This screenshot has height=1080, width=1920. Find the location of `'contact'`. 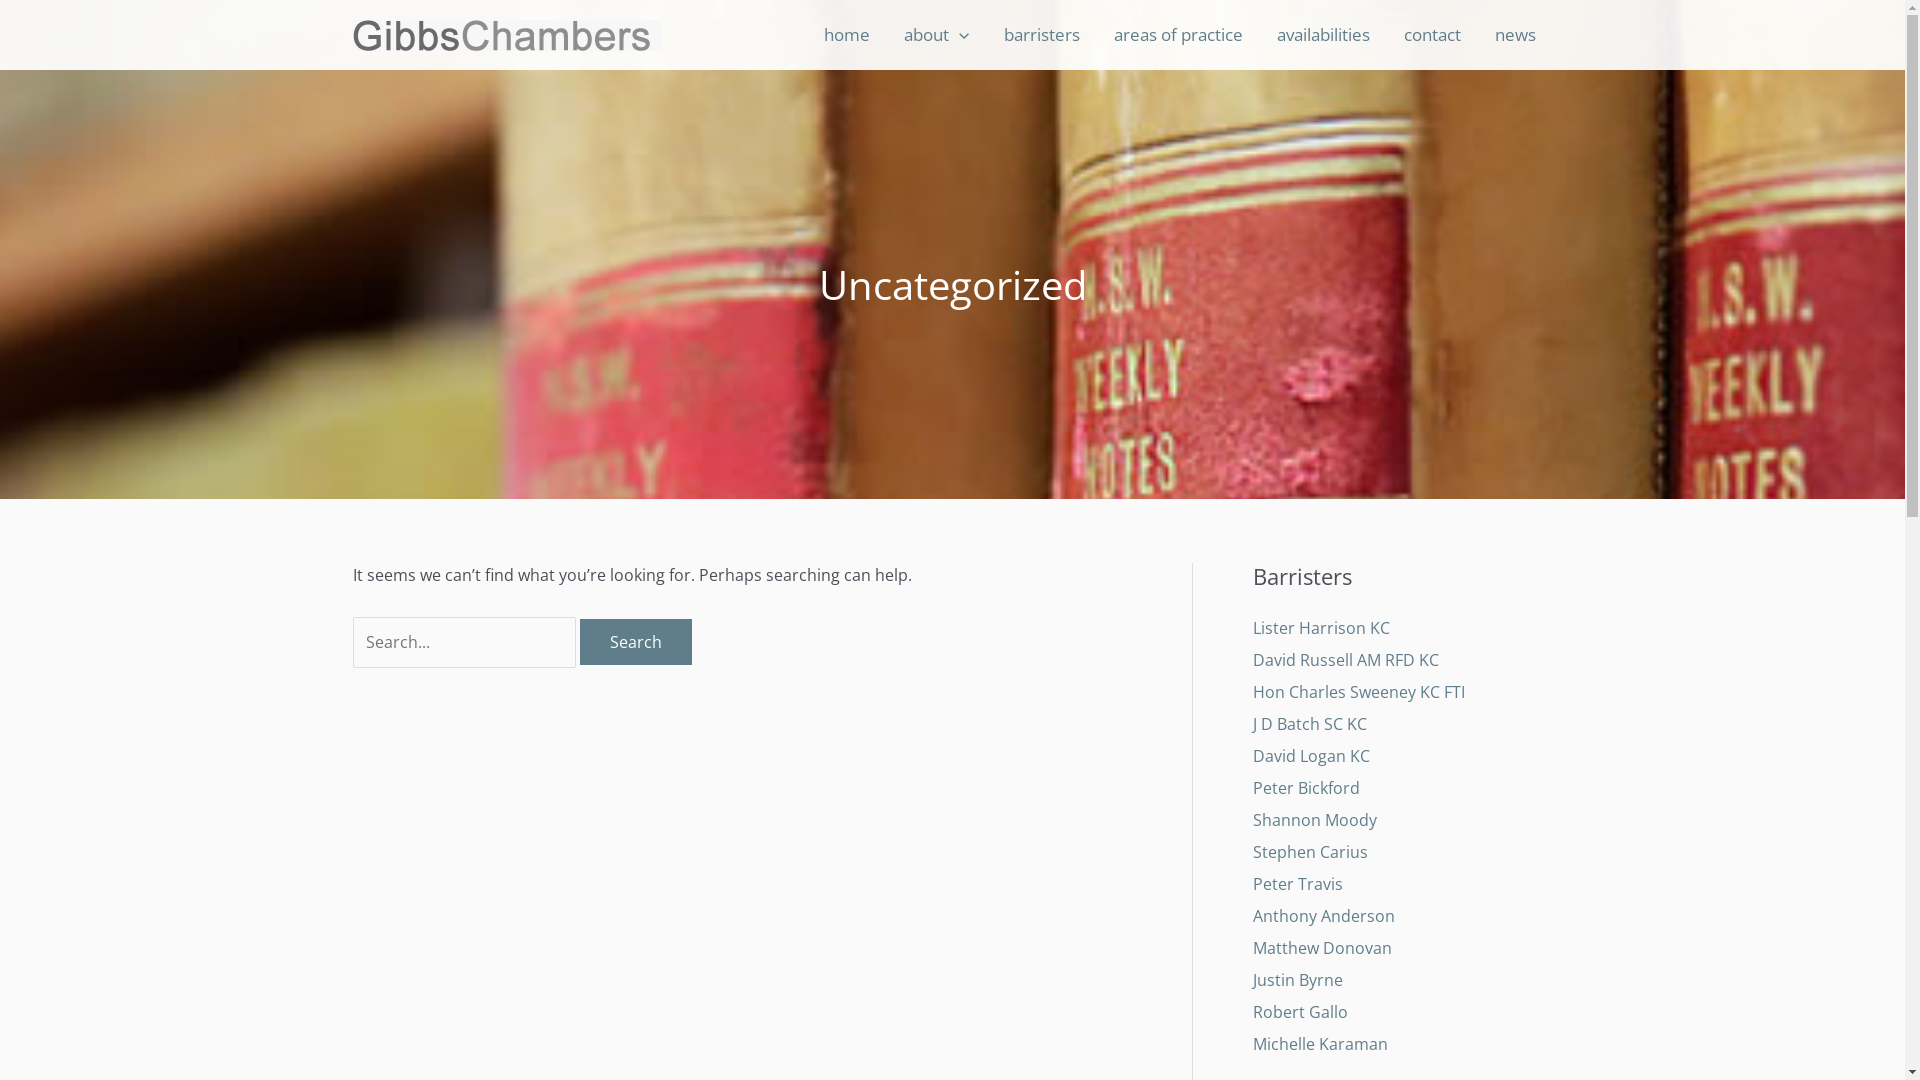

'contact' is located at coordinates (1430, 34).